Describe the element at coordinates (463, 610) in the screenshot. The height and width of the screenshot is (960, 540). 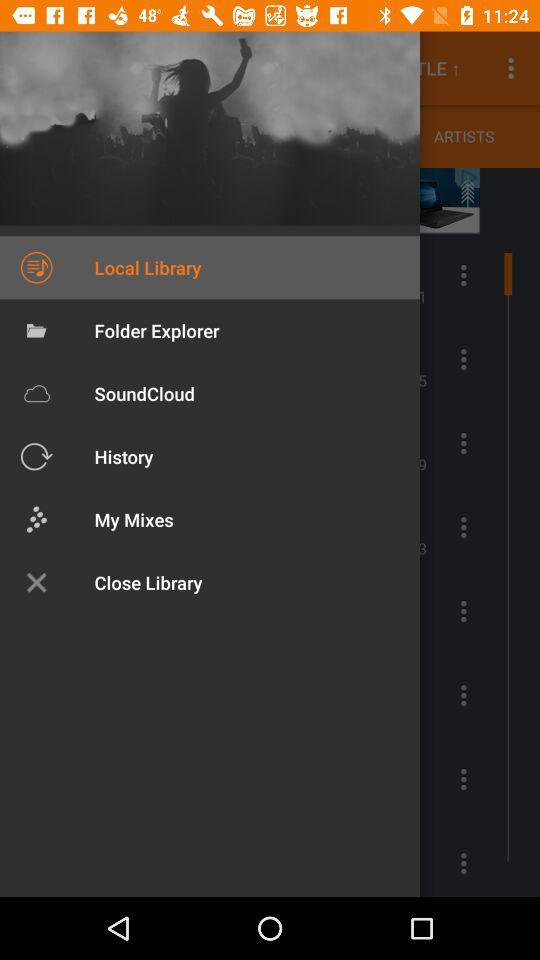
I see `the more icon` at that location.